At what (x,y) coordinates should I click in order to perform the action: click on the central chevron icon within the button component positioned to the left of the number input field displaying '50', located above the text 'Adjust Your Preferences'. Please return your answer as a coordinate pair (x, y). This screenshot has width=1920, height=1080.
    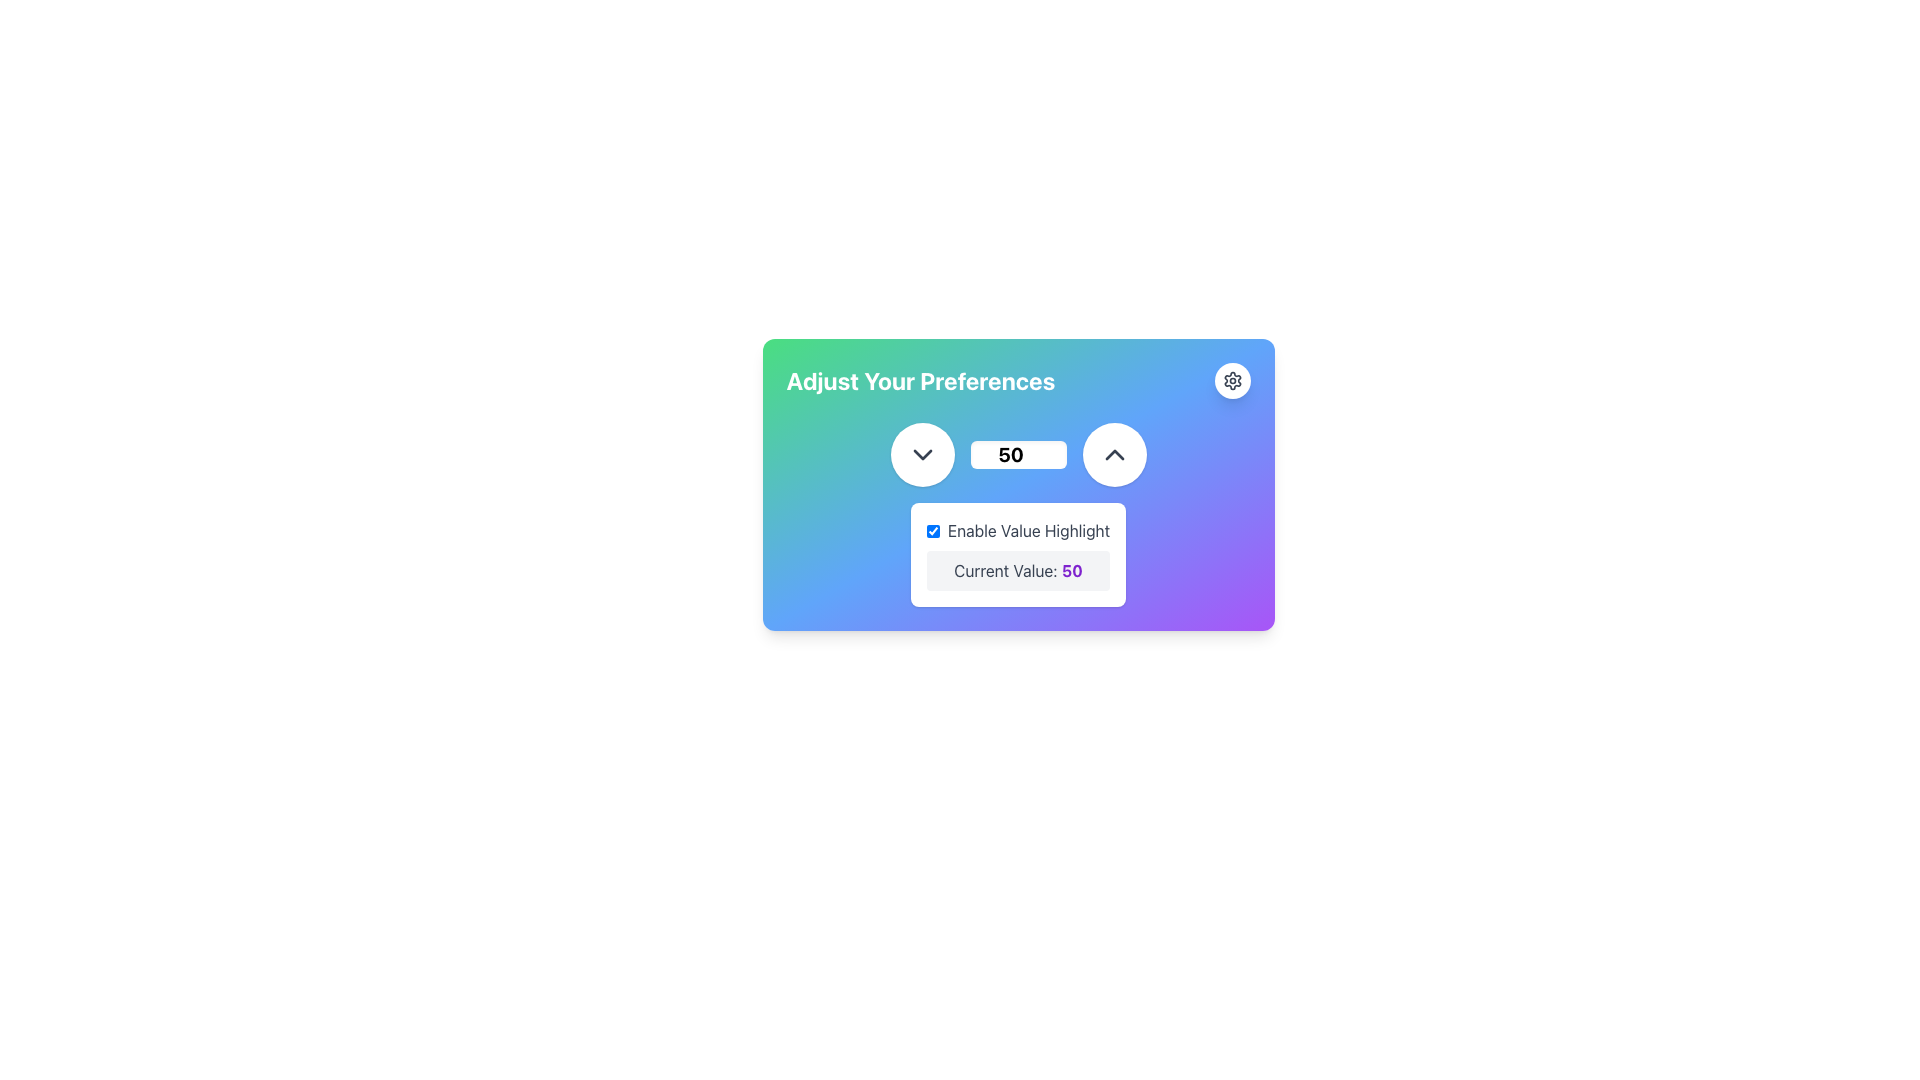
    Looking at the image, I should click on (1113, 455).